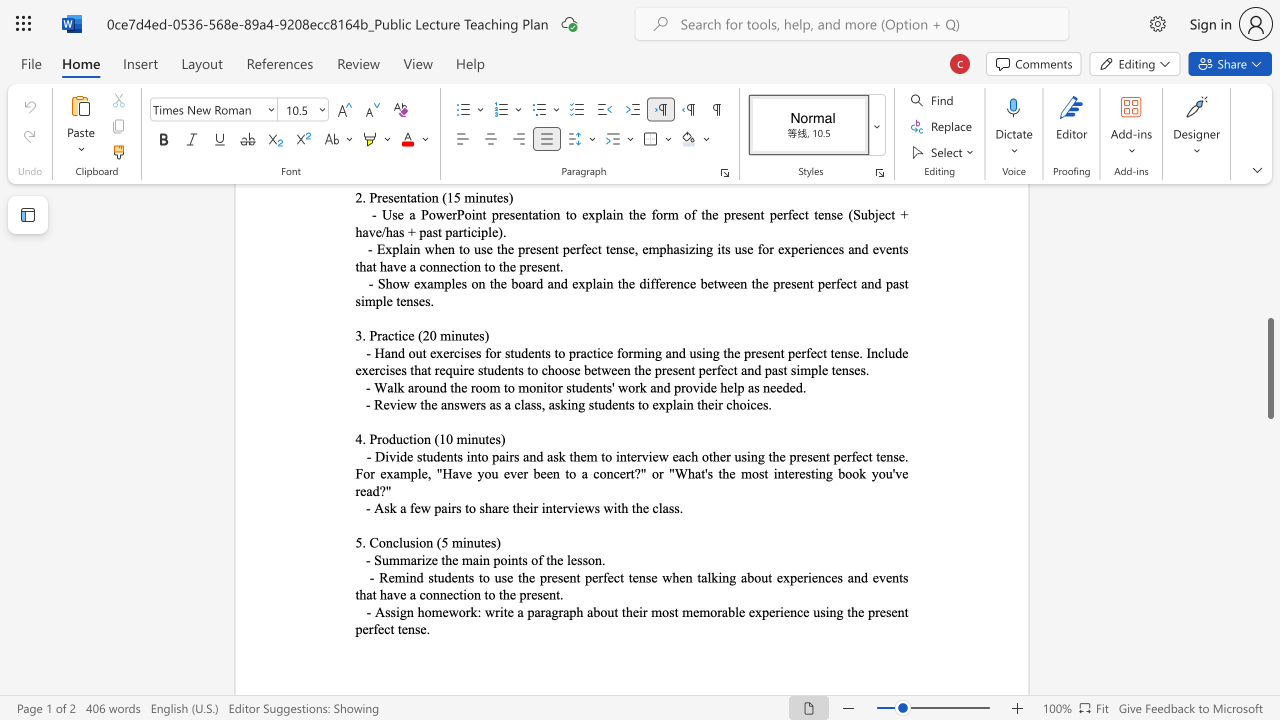  What do you see at coordinates (385, 438) in the screenshot?
I see `the 1th character "o" in the text` at bounding box center [385, 438].